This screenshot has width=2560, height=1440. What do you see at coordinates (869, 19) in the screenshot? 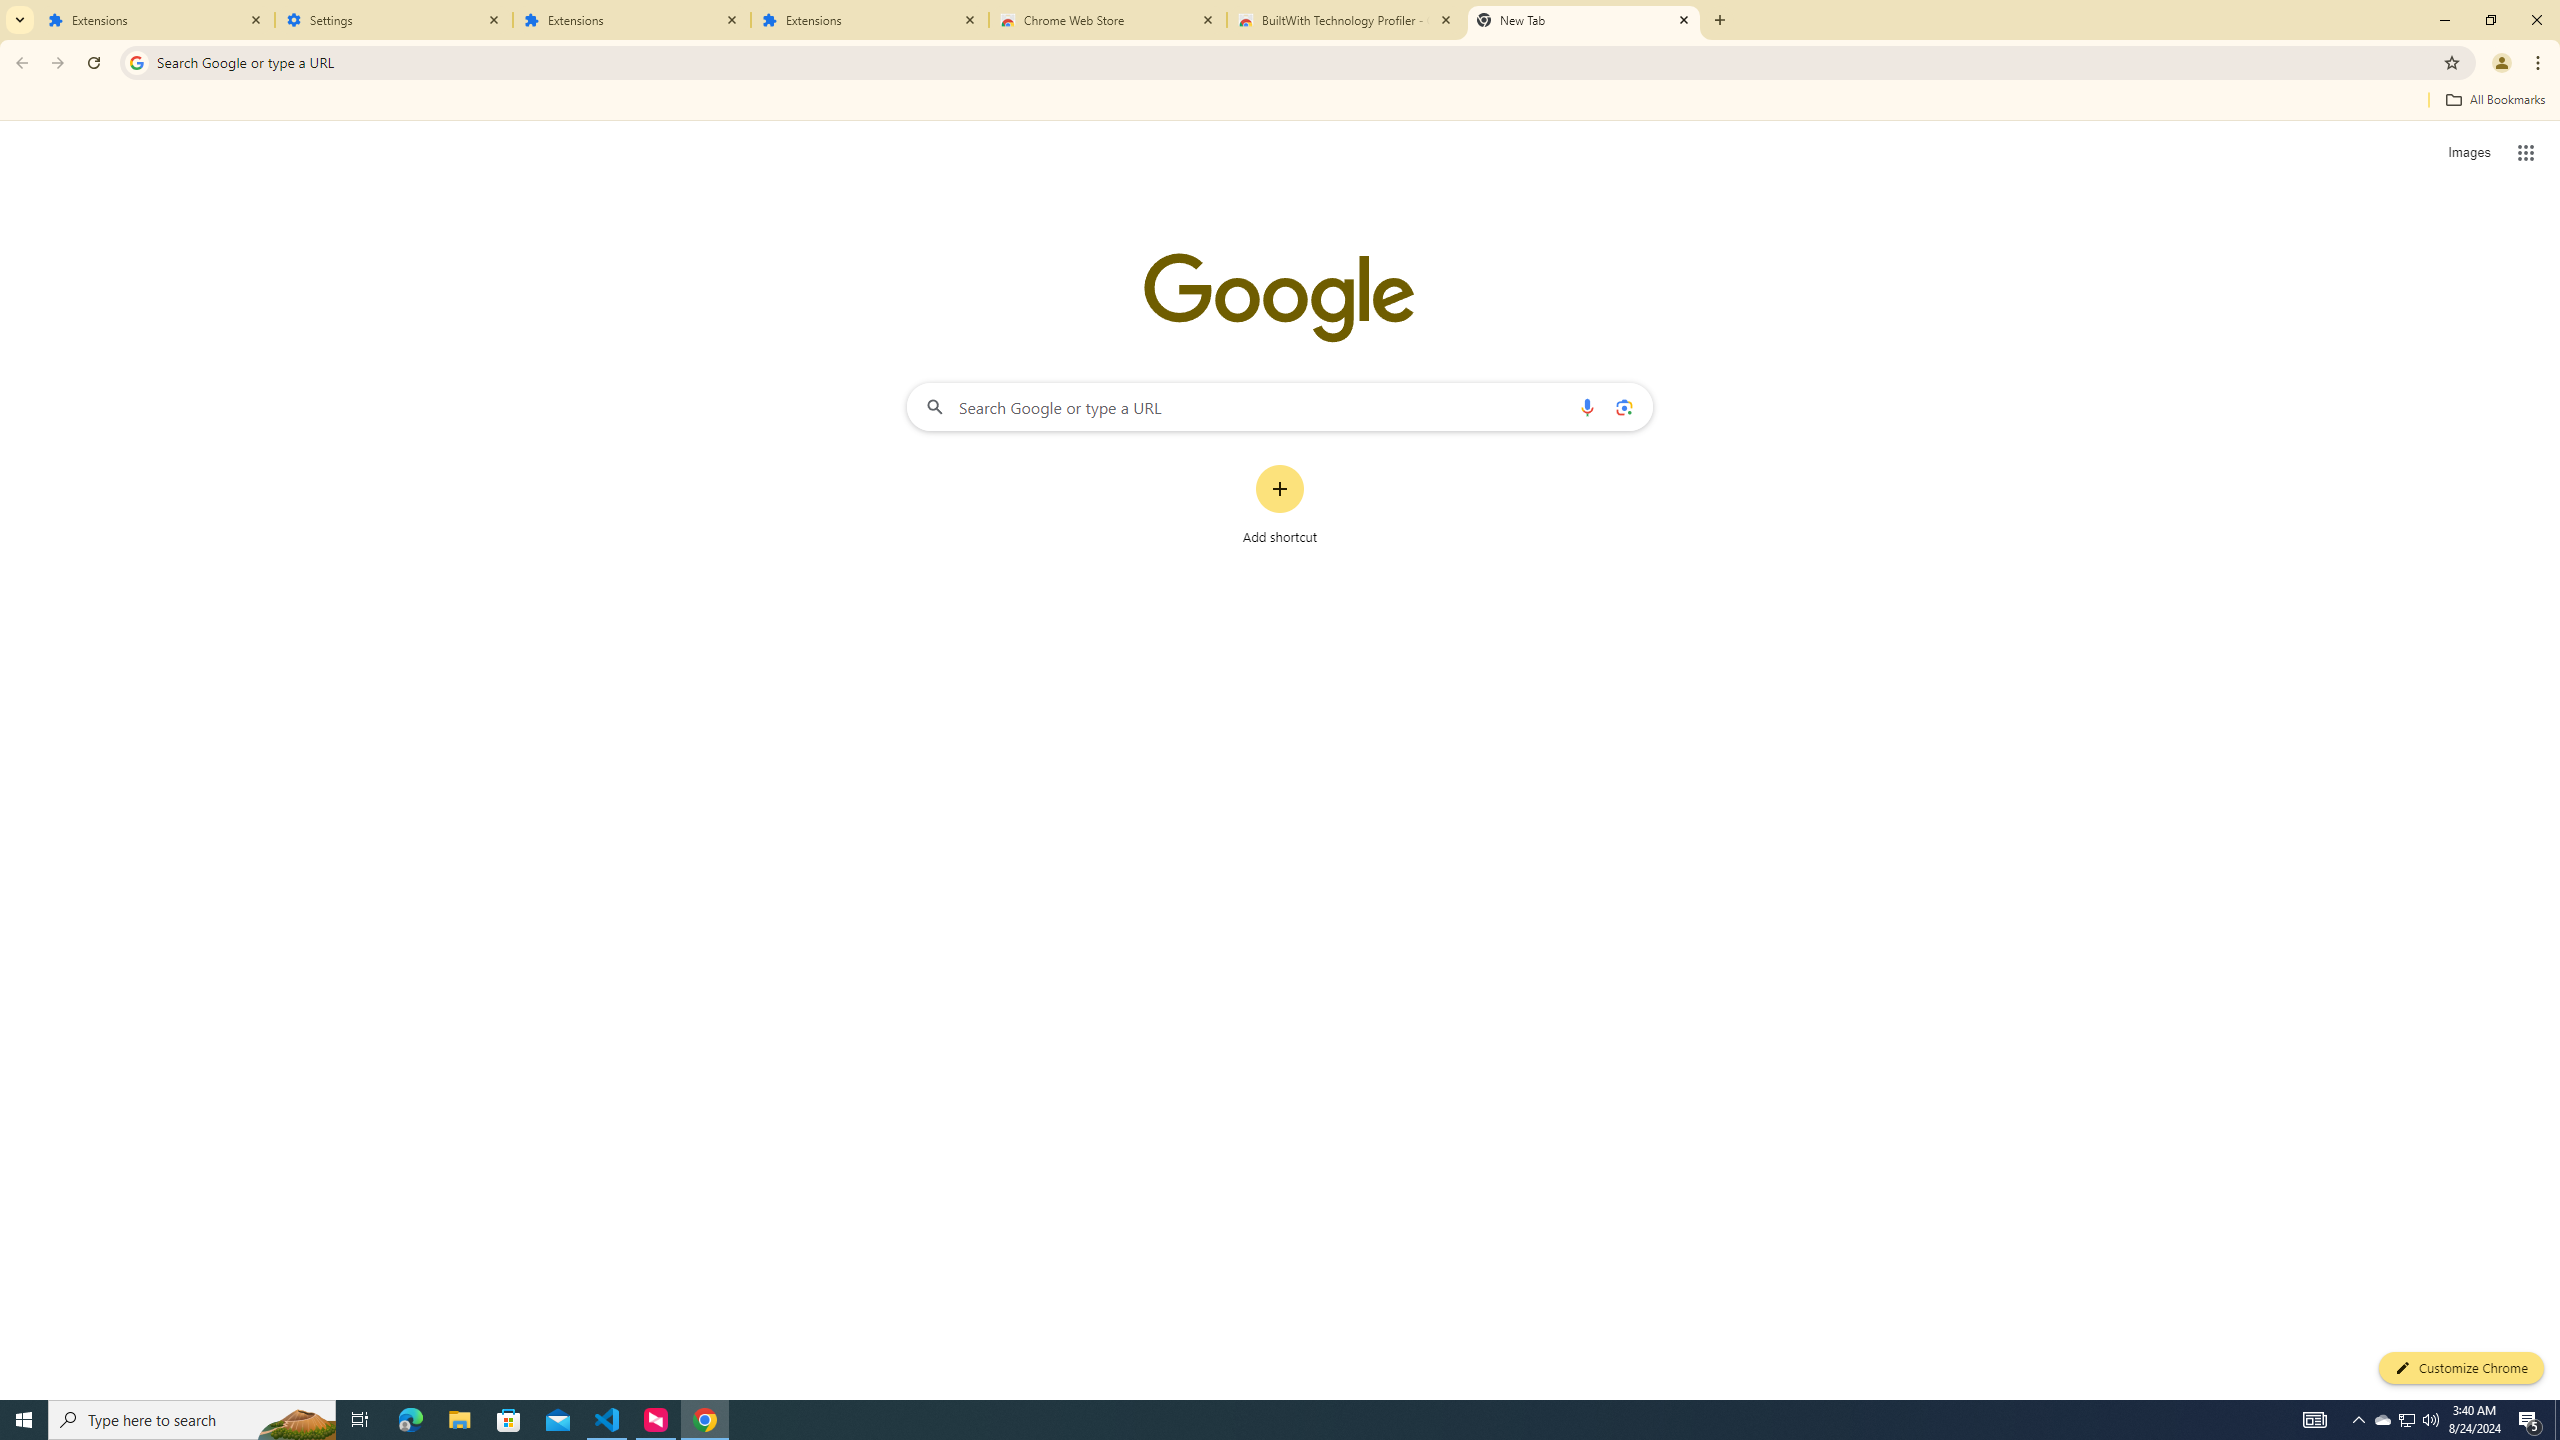
I see `'Extensions'` at bounding box center [869, 19].